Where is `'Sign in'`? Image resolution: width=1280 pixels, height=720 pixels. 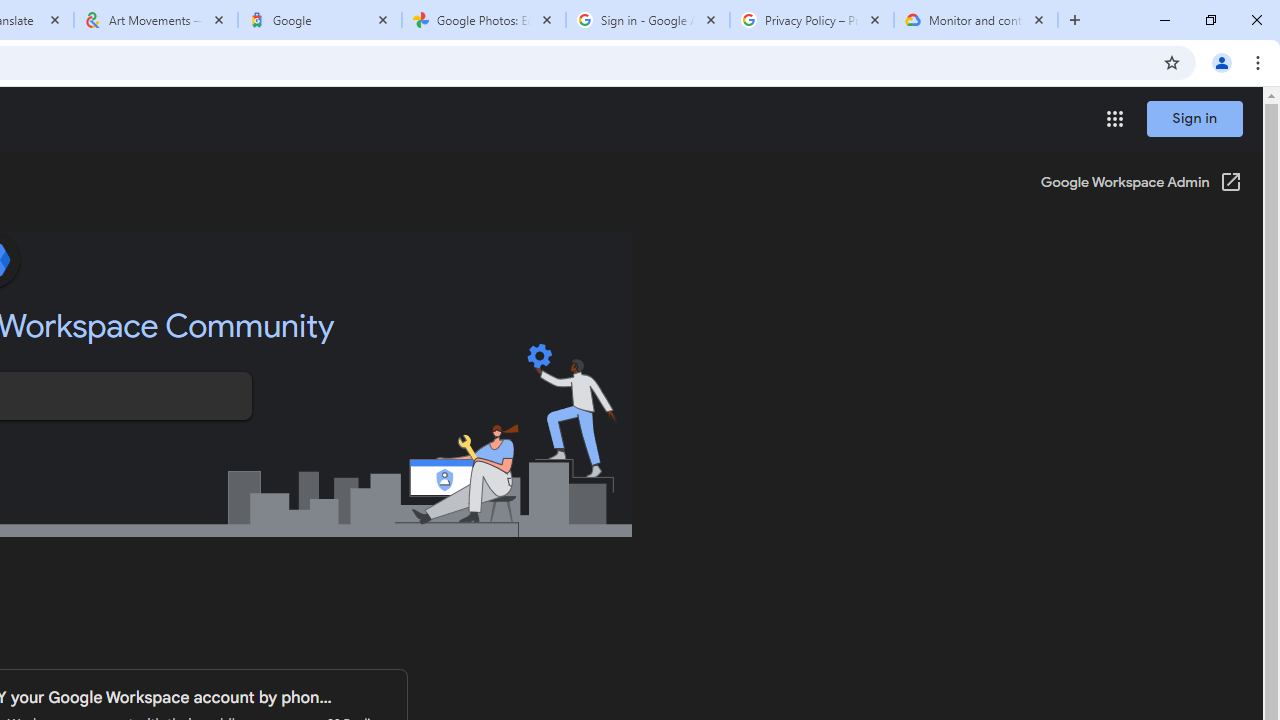
'Sign in' is located at coordinates (1194, 118).